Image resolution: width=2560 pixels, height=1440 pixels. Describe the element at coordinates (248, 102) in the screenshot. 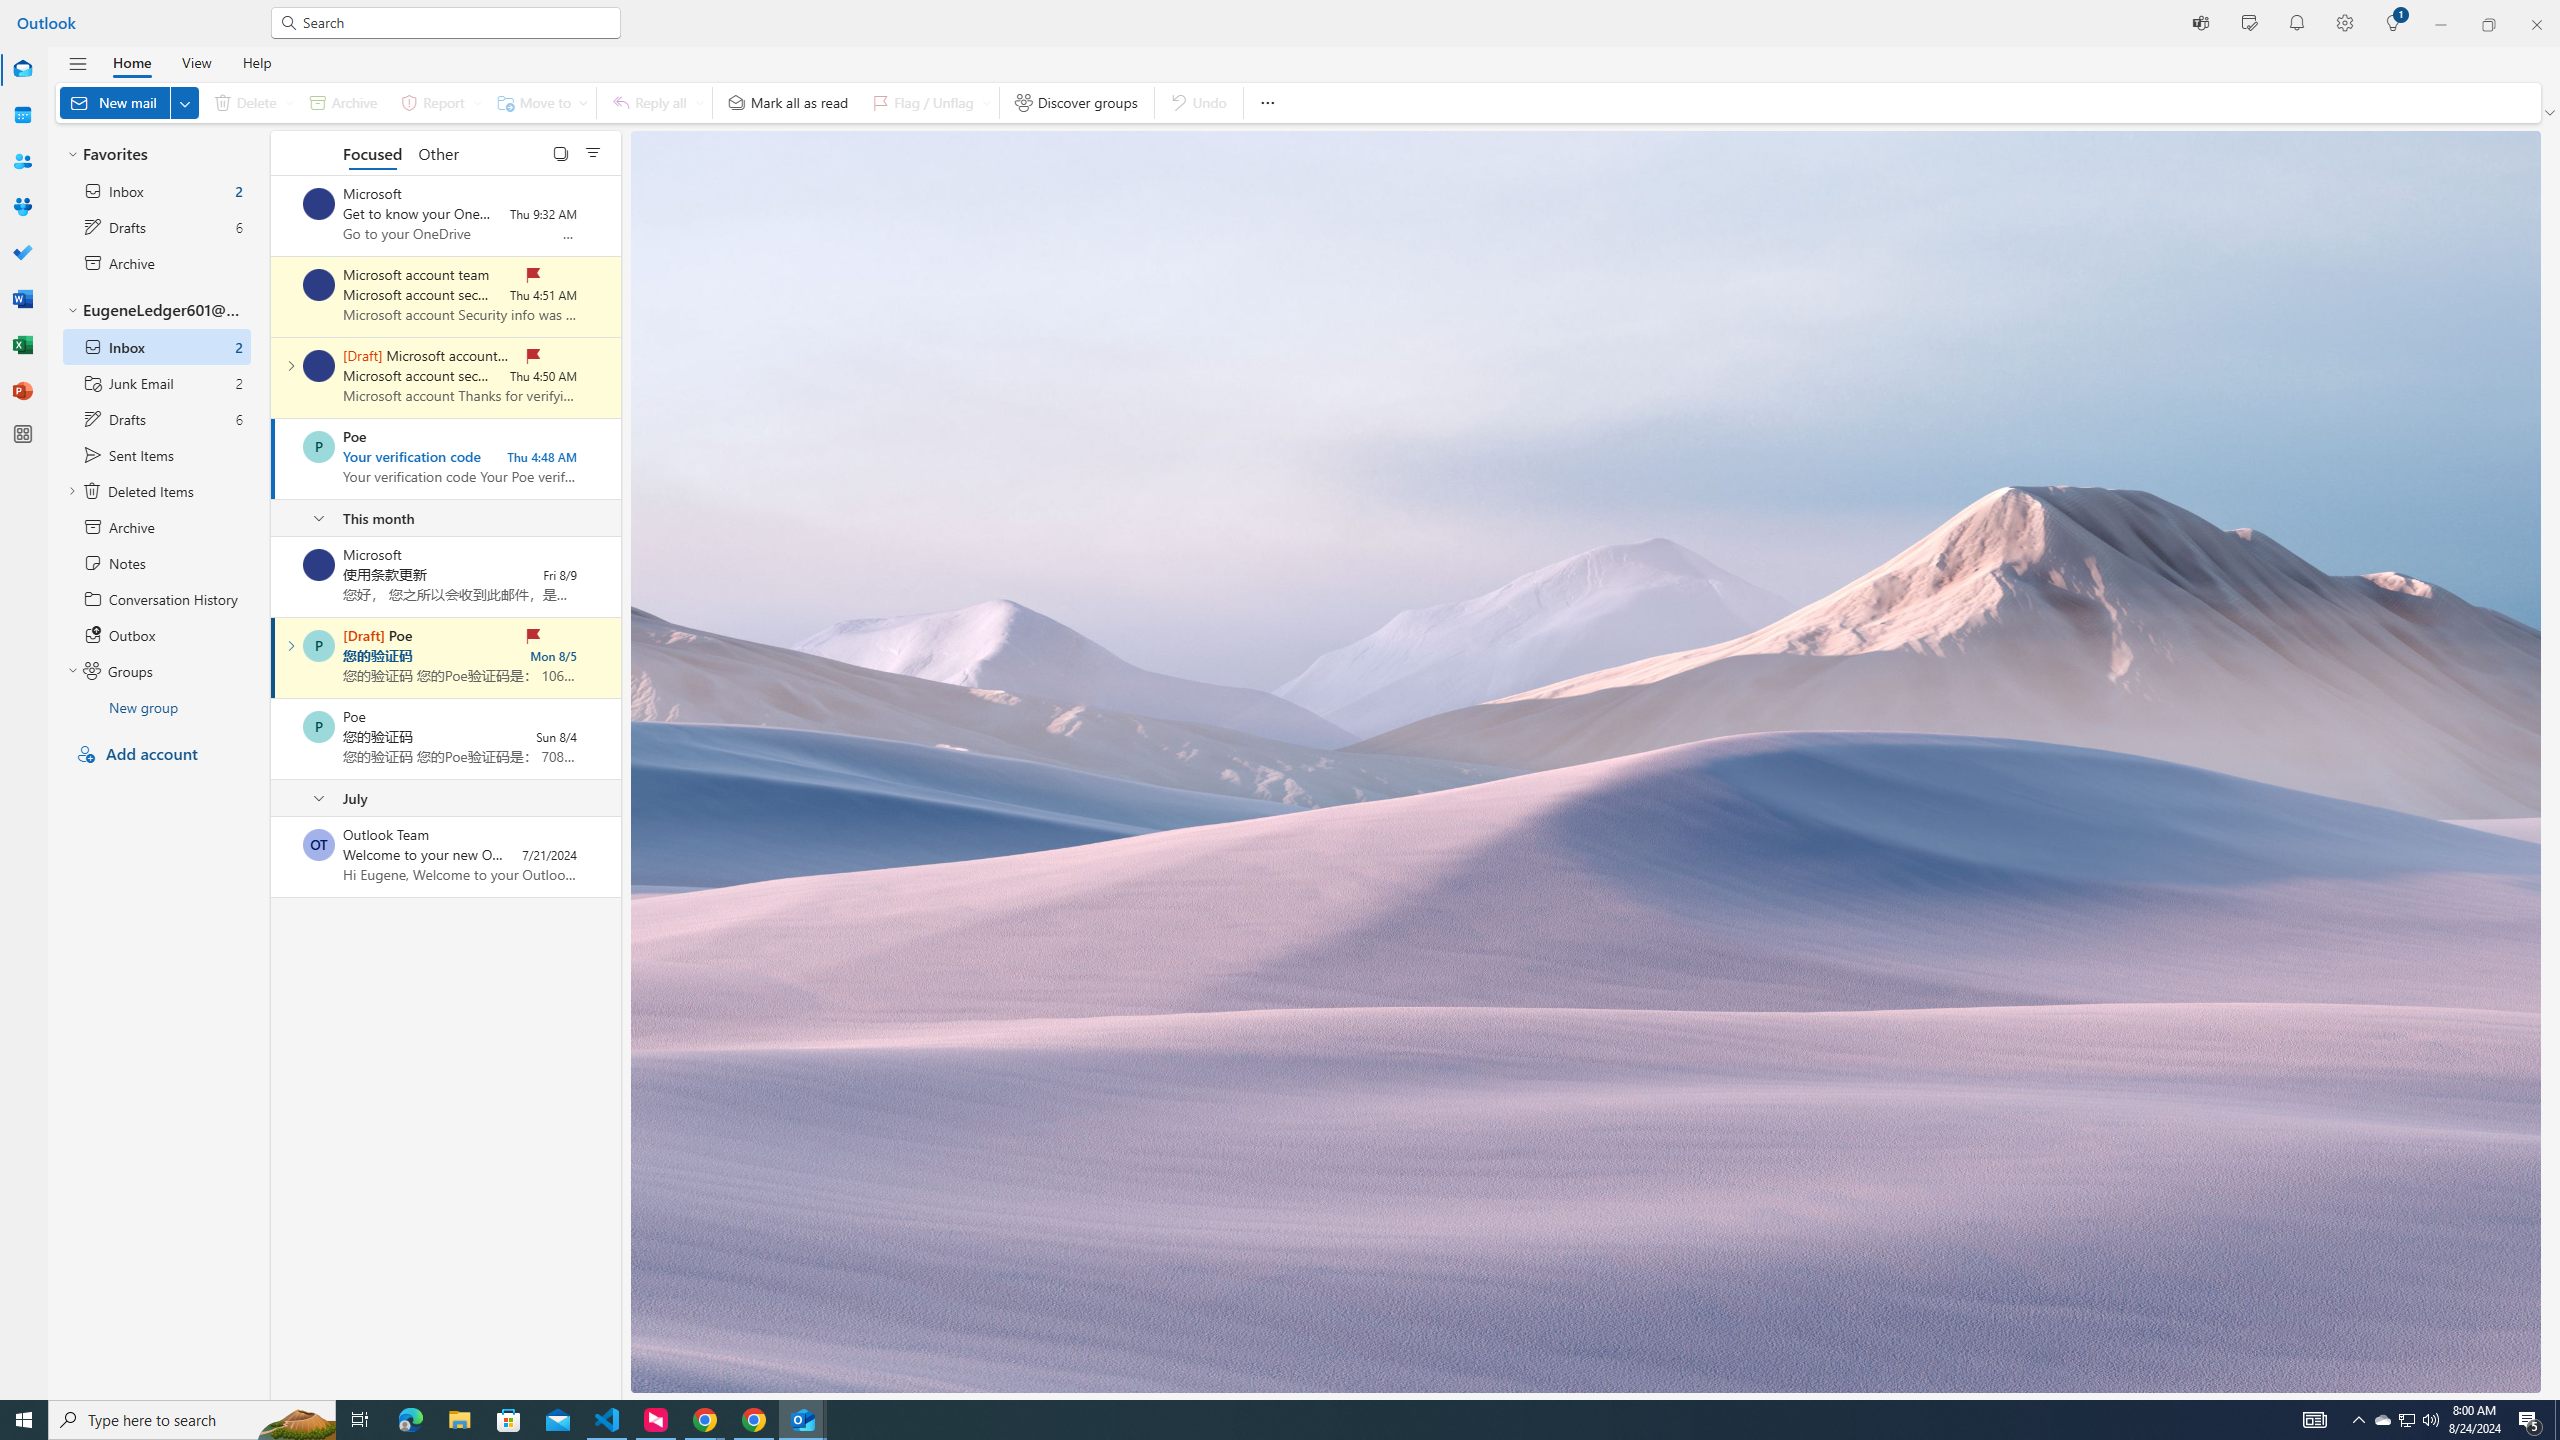

I see `'Delete'` at that location.